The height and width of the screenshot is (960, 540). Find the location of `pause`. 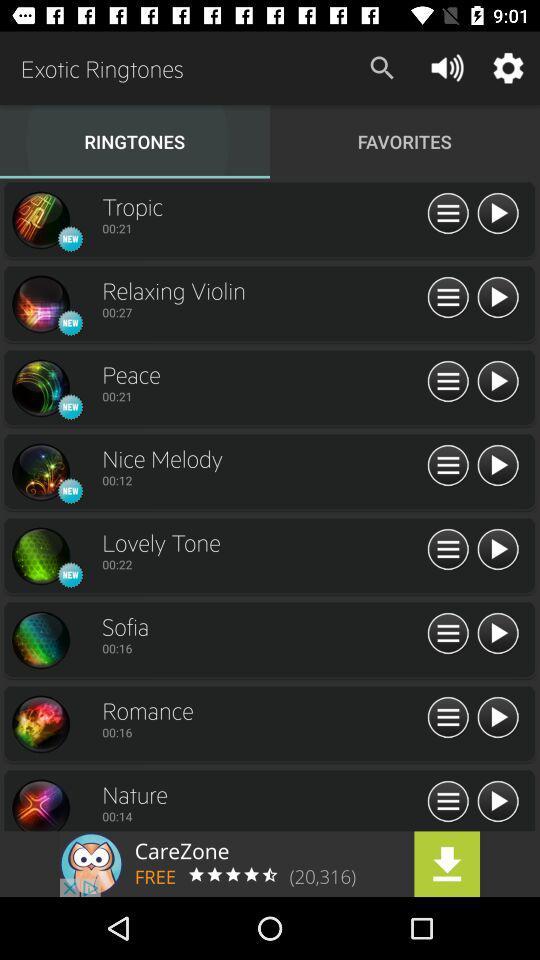

pause is located at coordinates (496, 466).